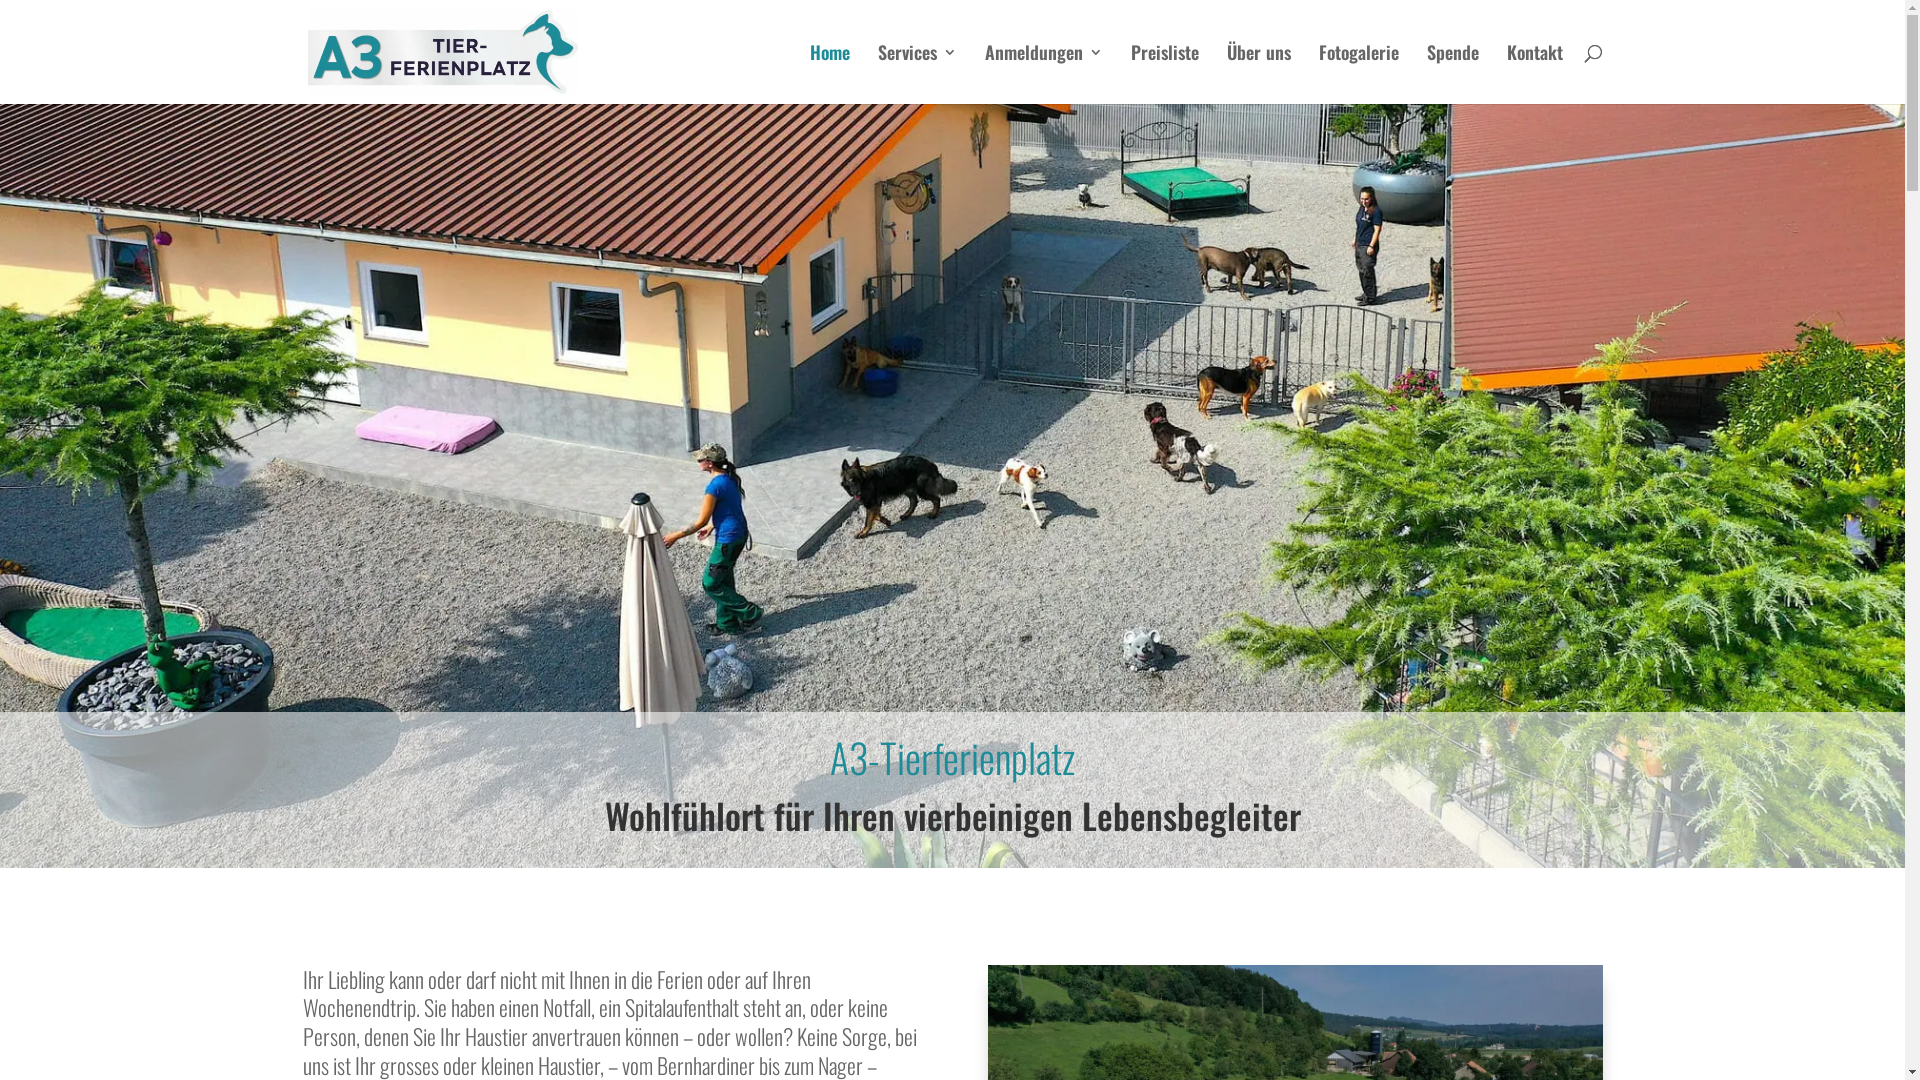  I want to click on 'Anmeldungen', so click(1041, 73).